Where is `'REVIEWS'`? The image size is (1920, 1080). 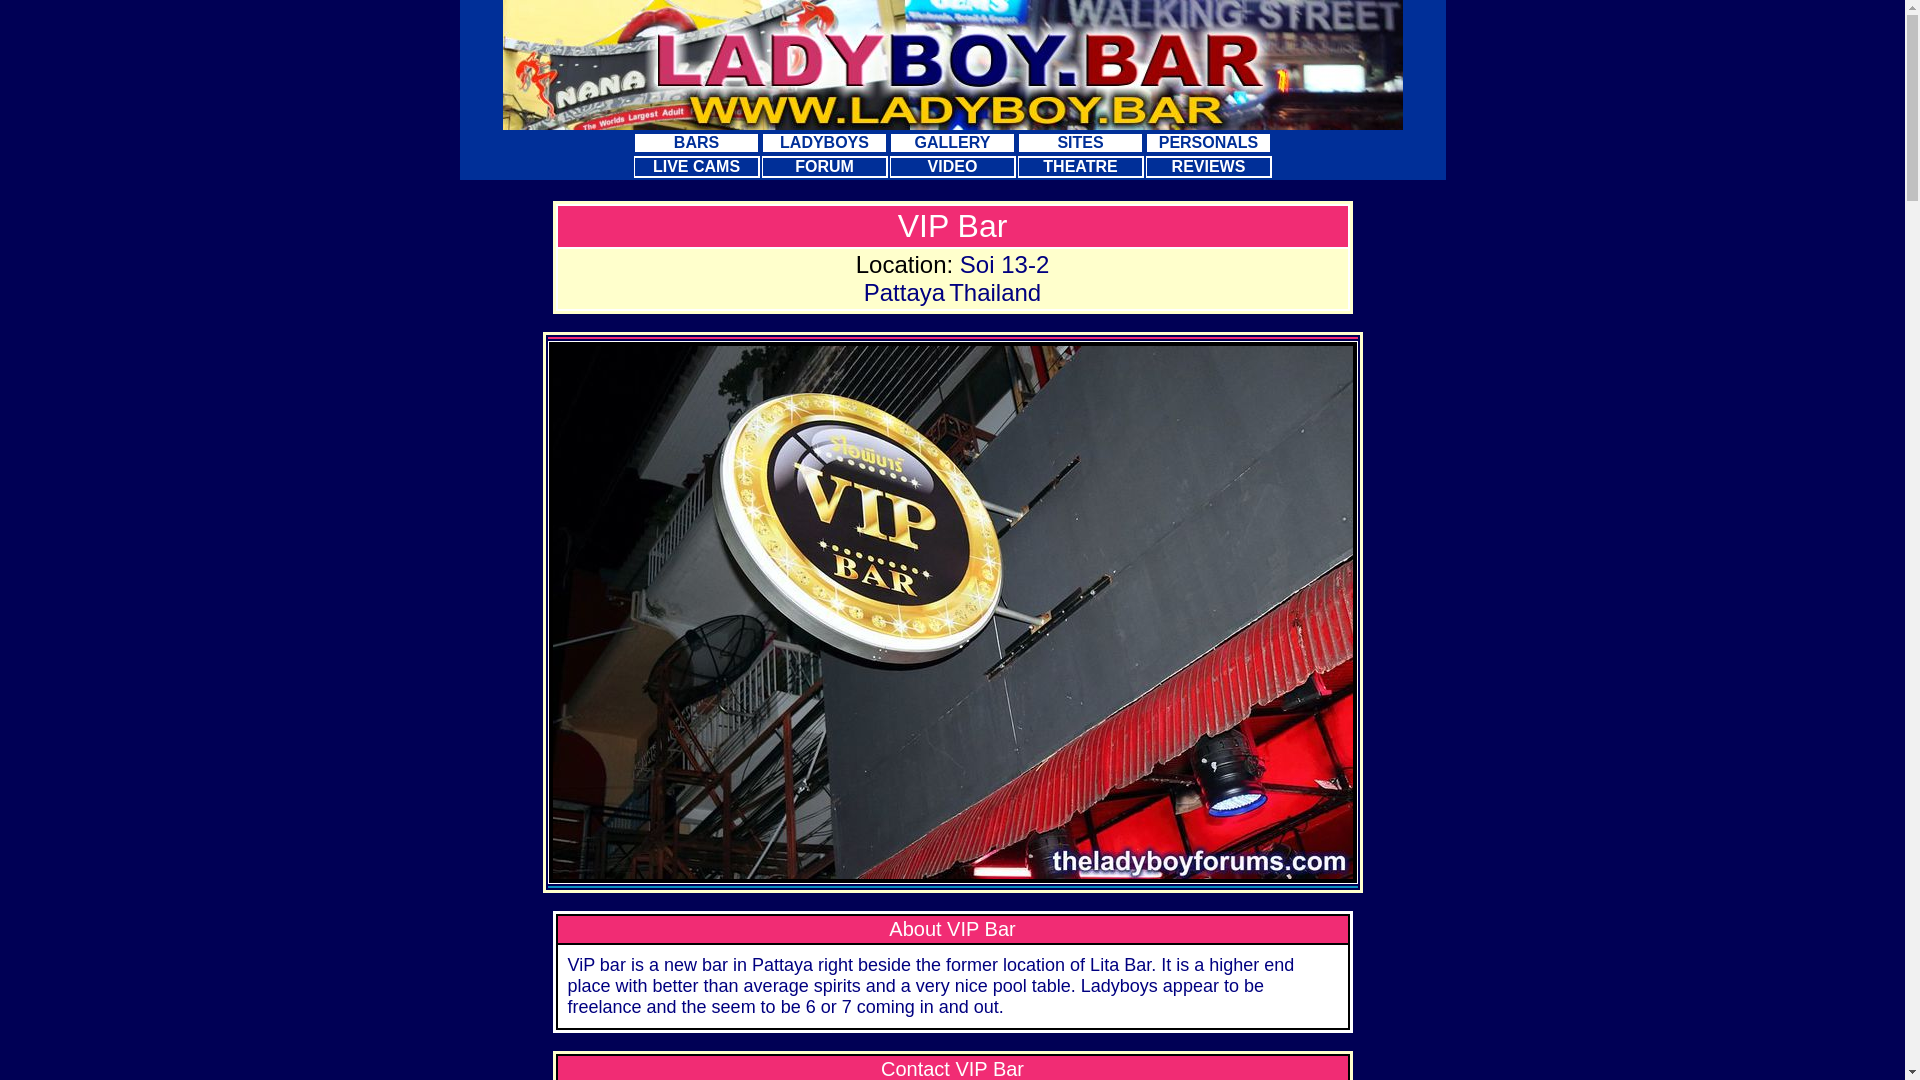 'REVIEWS' is located at coordinates (1207, 165).